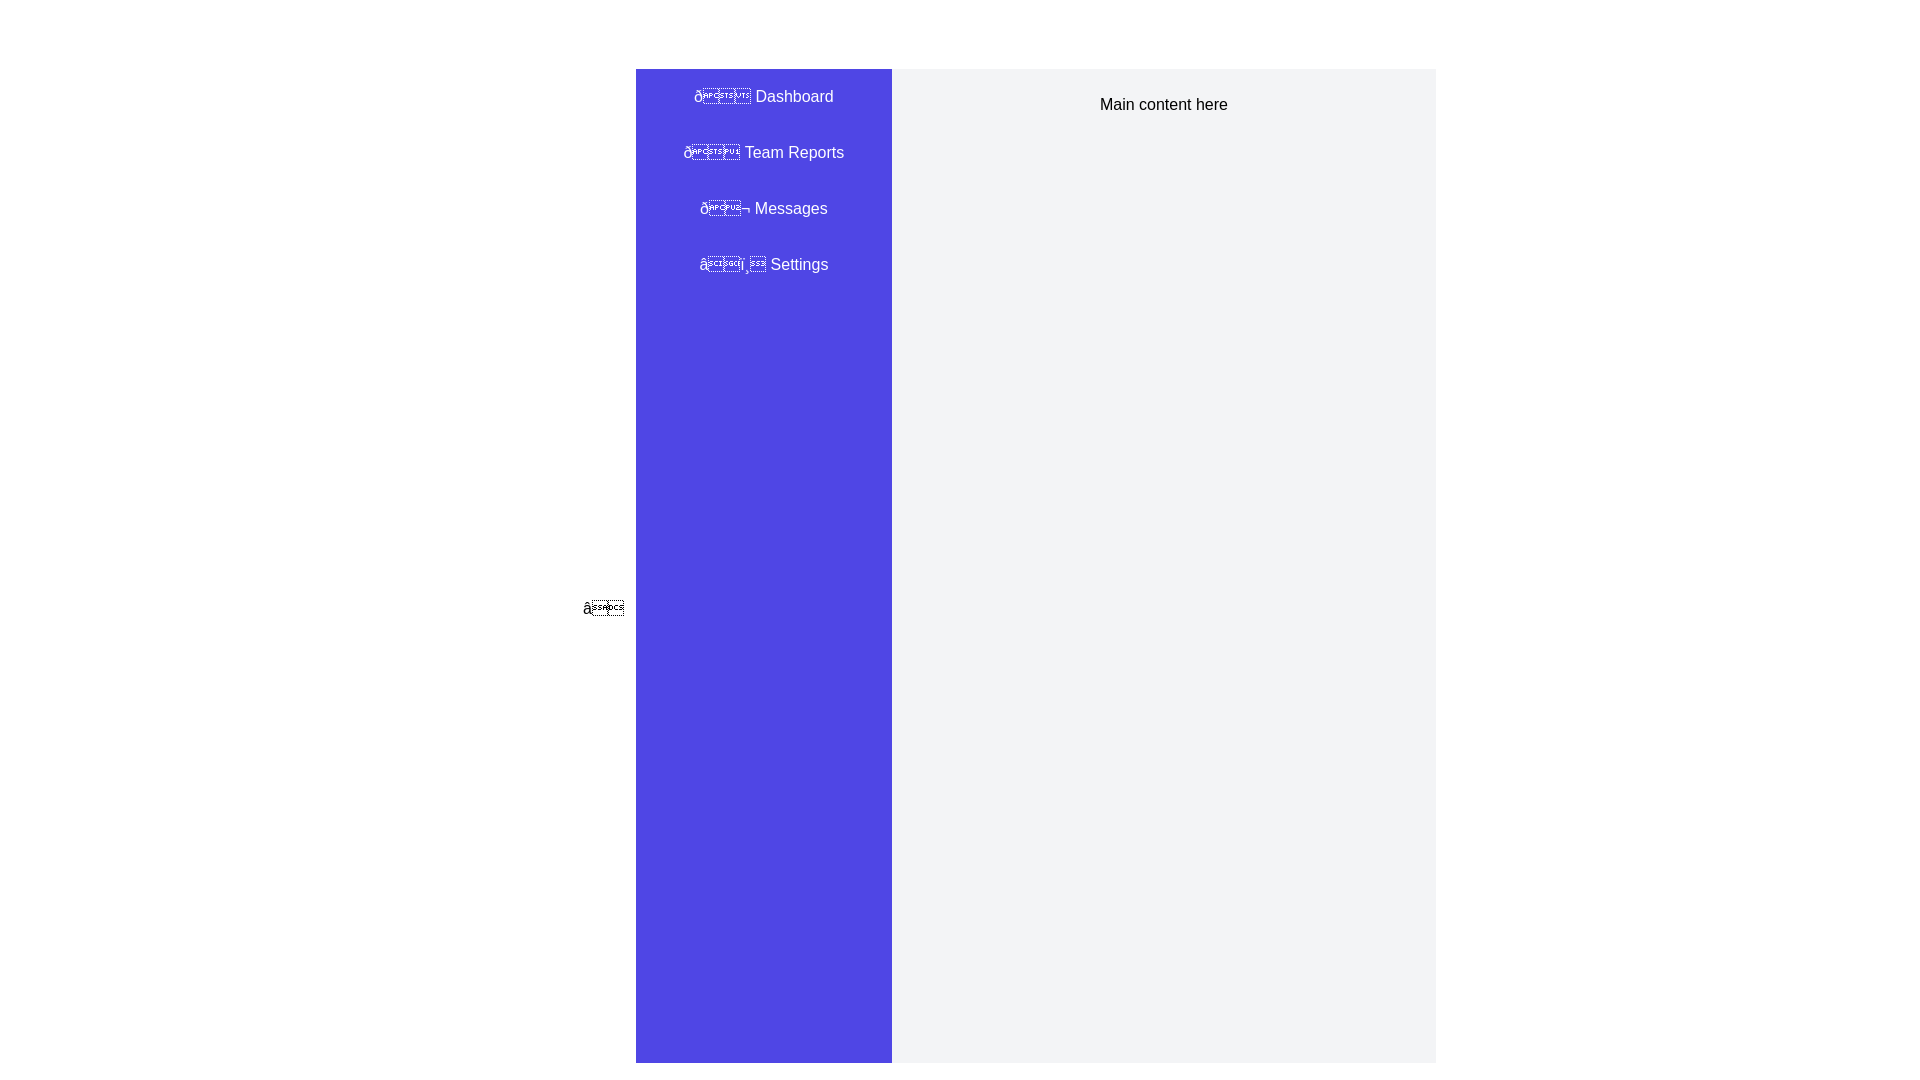 Image resolution: width=1920 pixels, height=1080 pixels. What do you see at coordinates (762, 208) in the screenshot?
I see `the 'Messages' menu item in the drawer` at bounding box center [762, 208].